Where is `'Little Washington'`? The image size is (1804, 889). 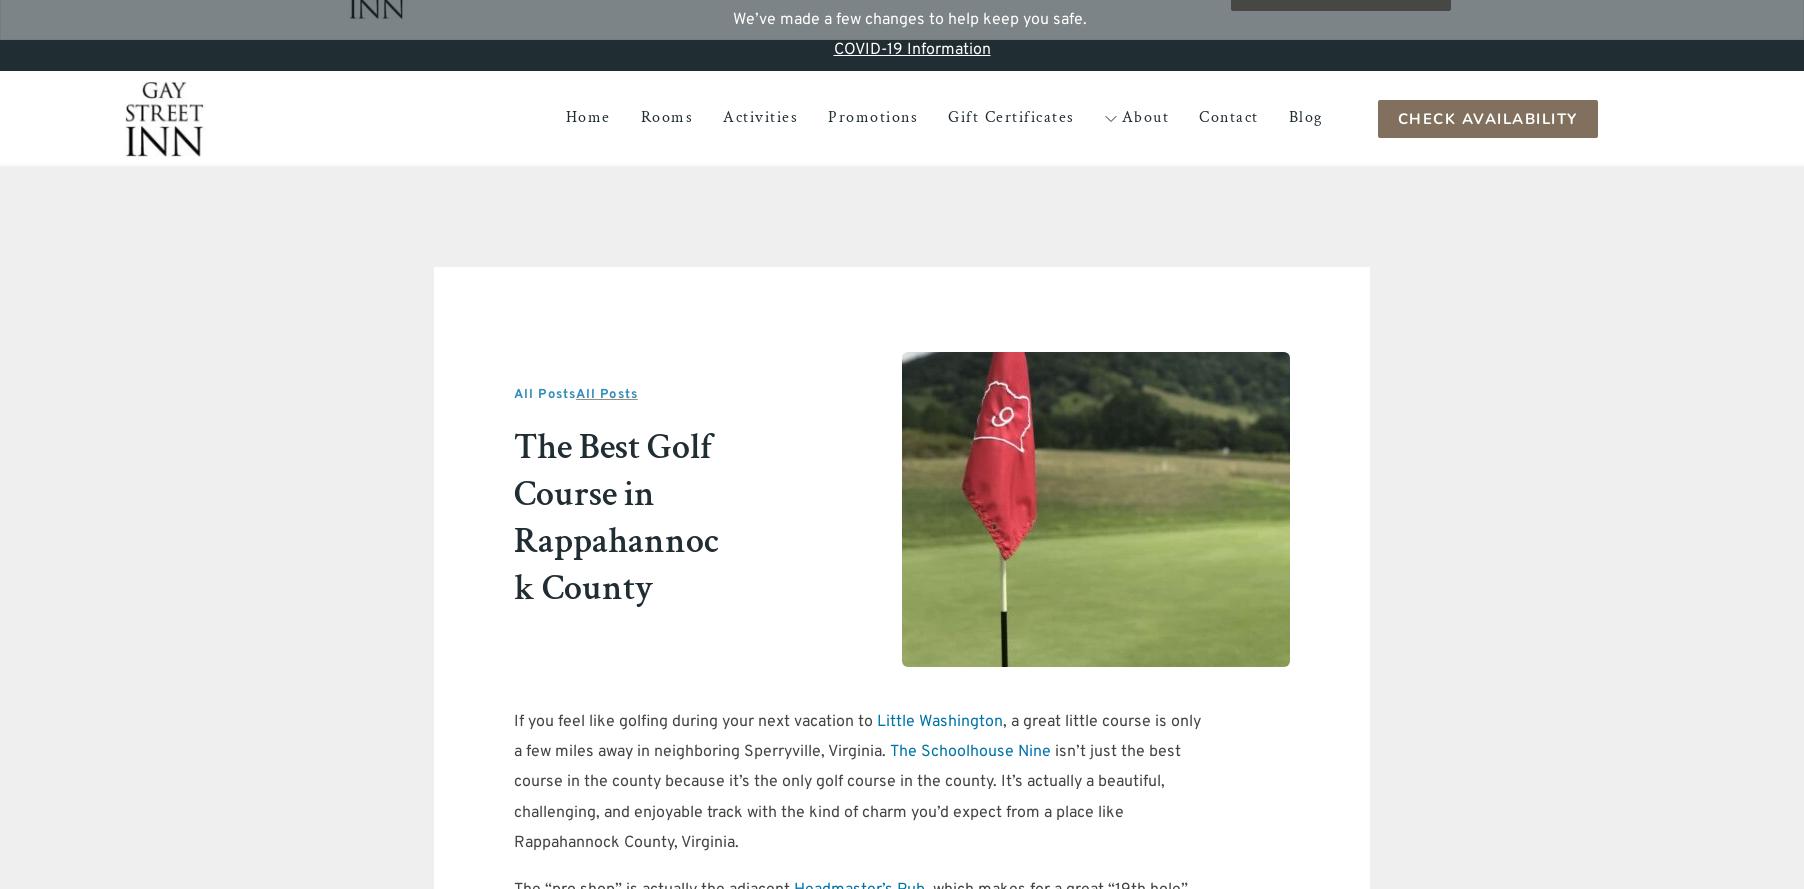 'Little Washington' is located at coordinates (939, 719).